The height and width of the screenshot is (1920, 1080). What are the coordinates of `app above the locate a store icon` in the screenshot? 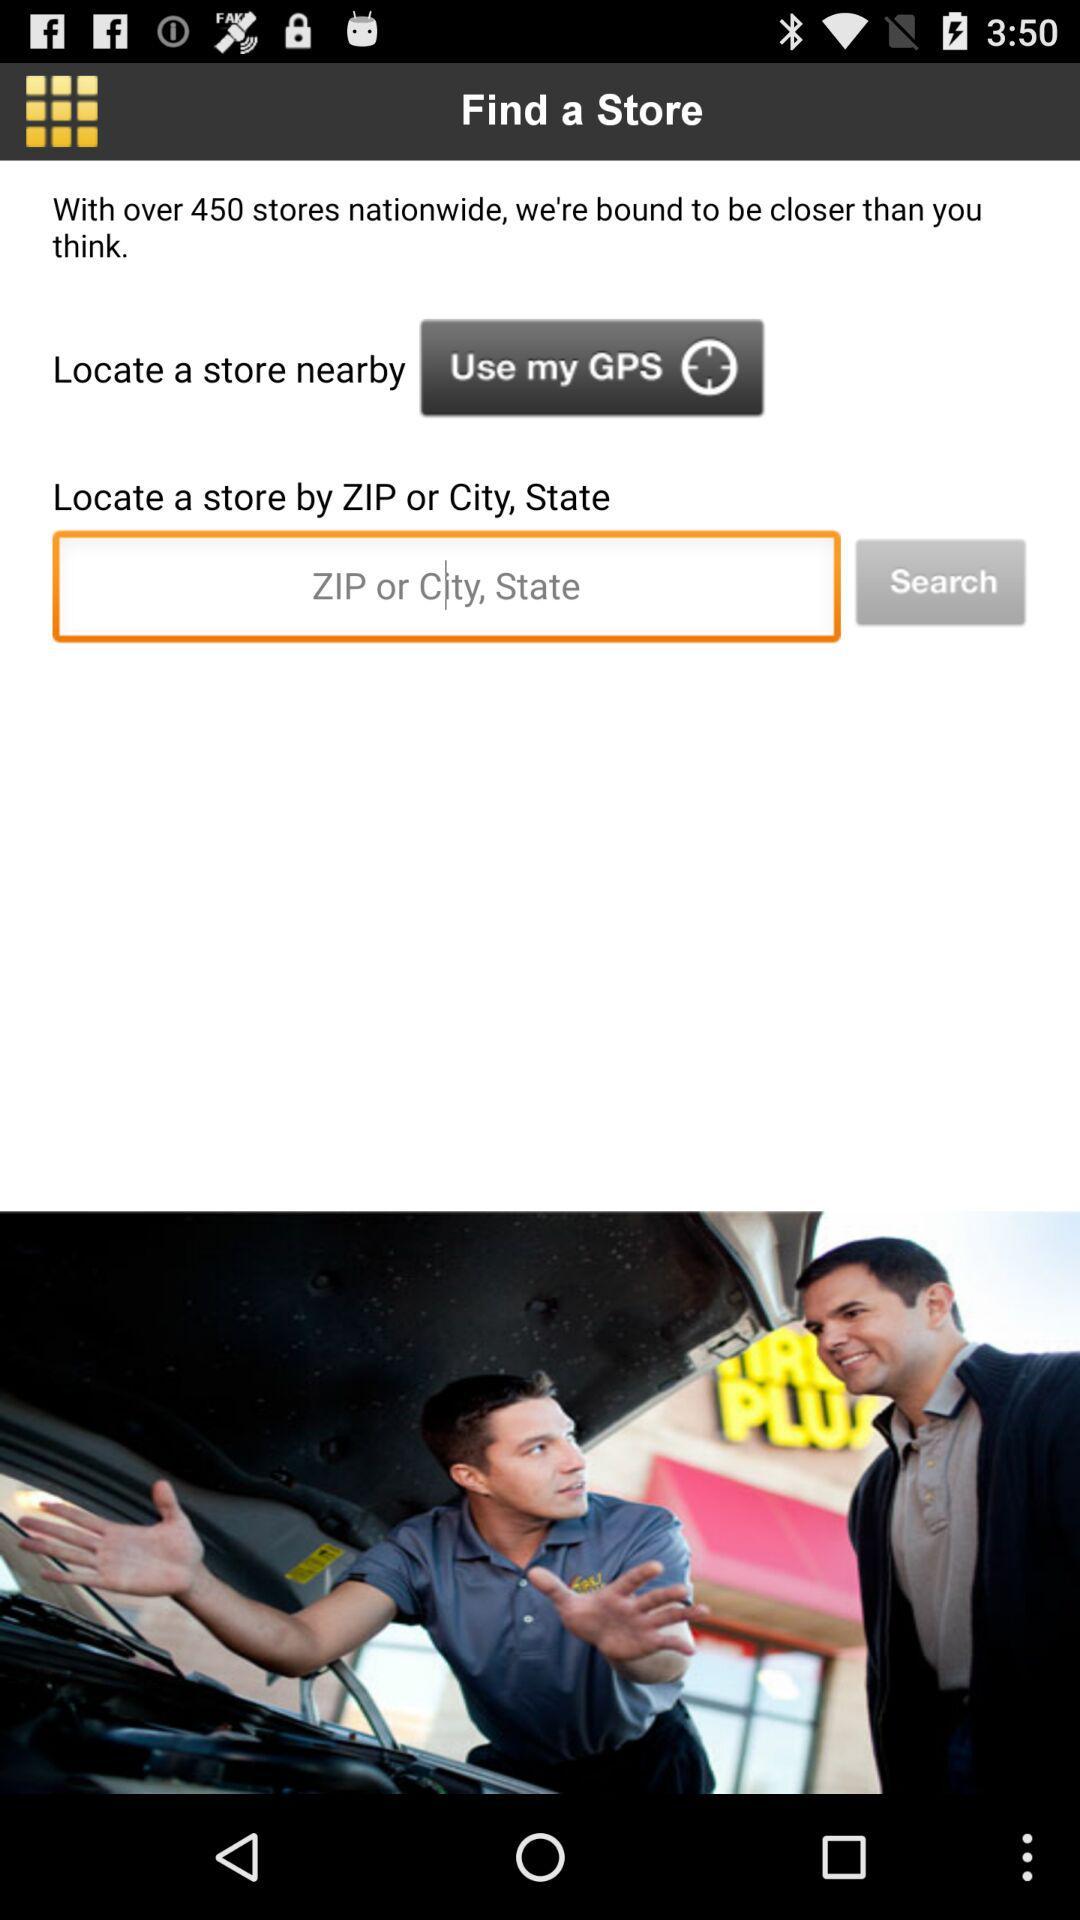 It's located at (591, 368).